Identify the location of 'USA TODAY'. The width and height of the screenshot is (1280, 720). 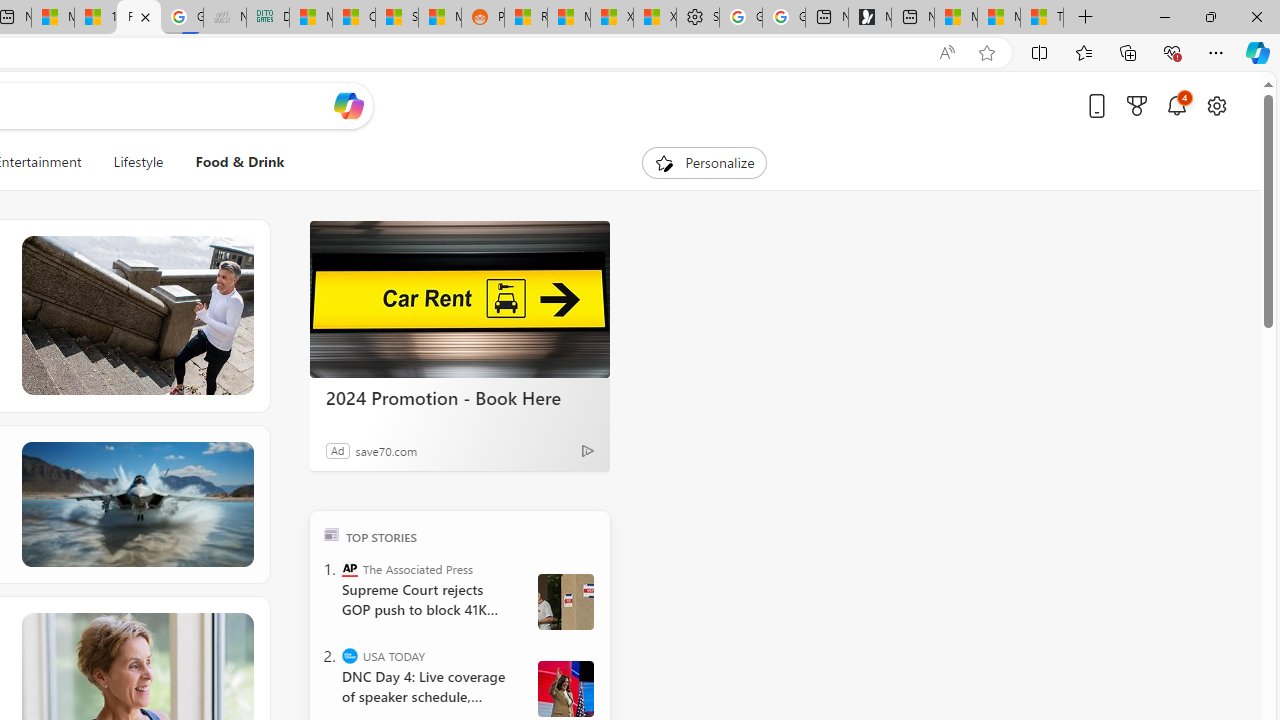
(350, 655).